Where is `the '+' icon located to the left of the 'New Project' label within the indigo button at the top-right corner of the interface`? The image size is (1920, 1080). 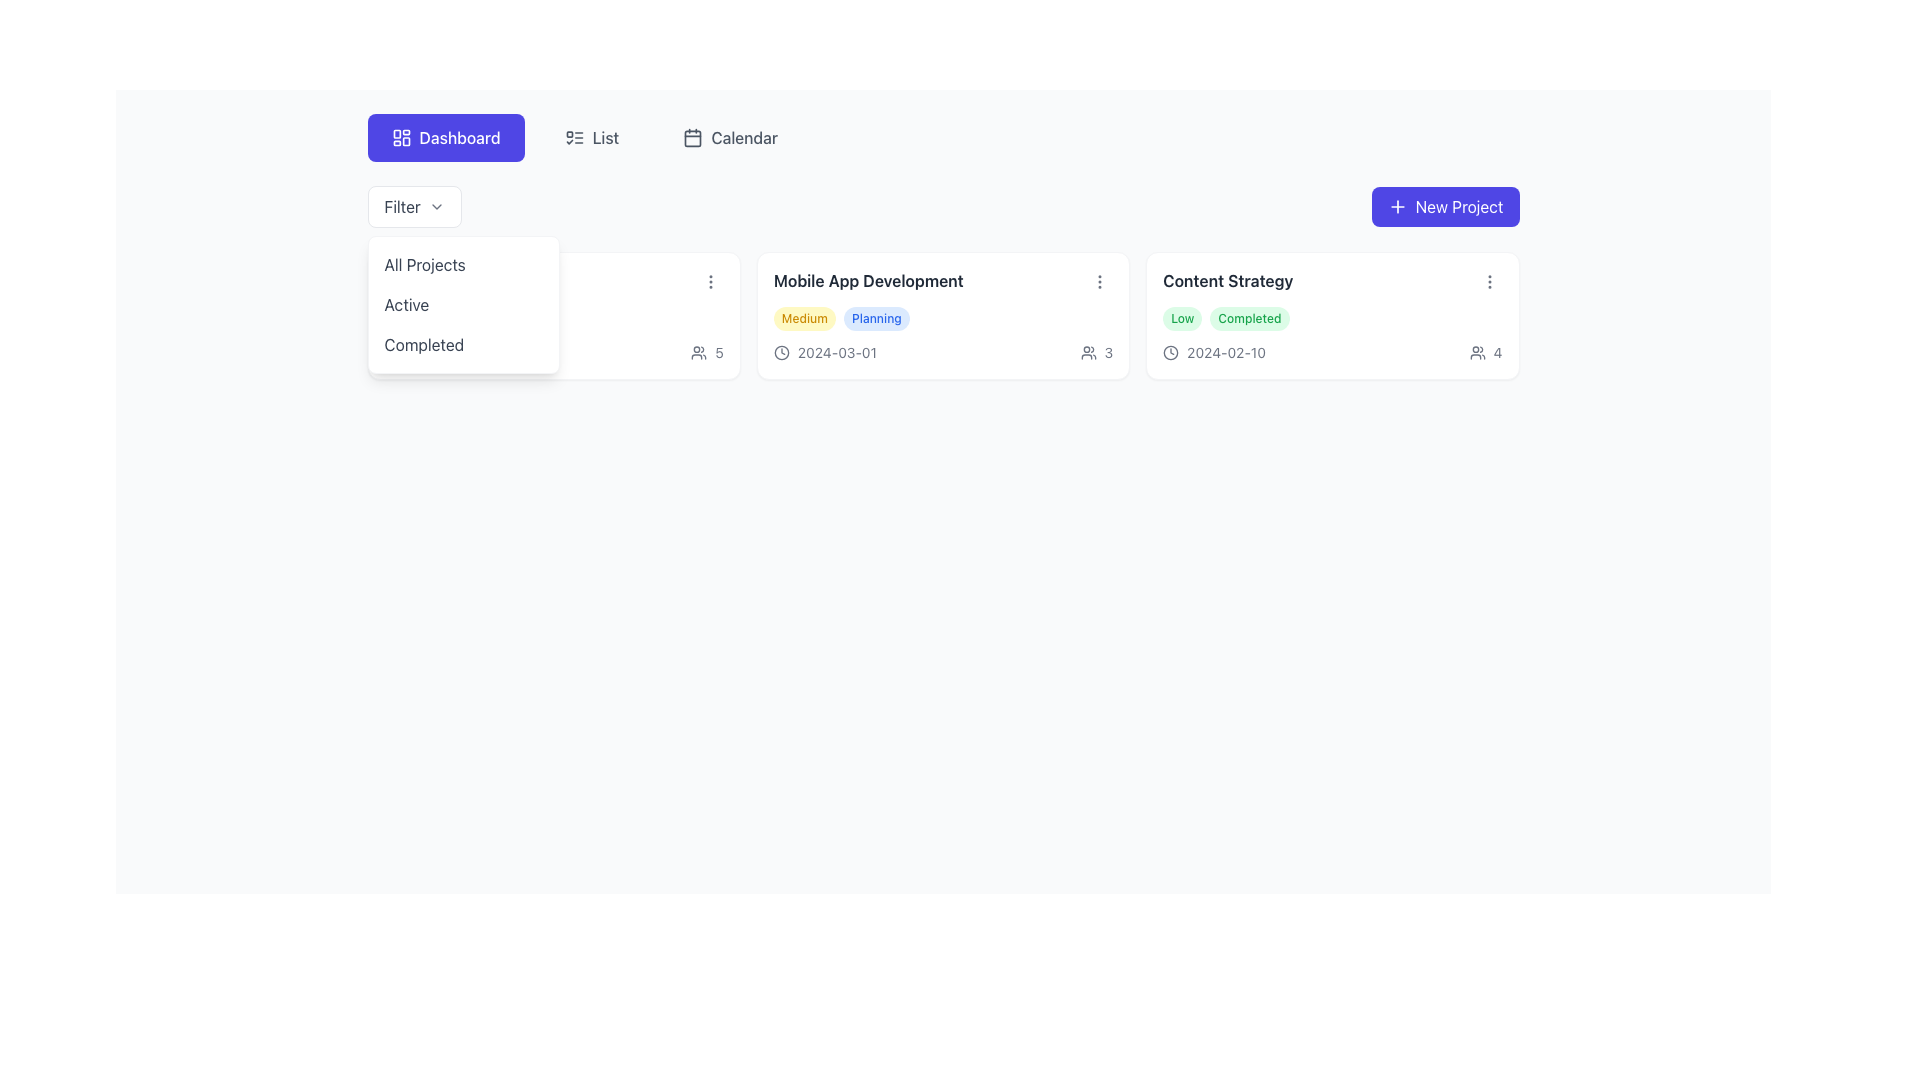 the '+' icon located to the left of the 'New Project' label within the indigo button at the top-right corner of the interface is located at coordinates (1396, 207).